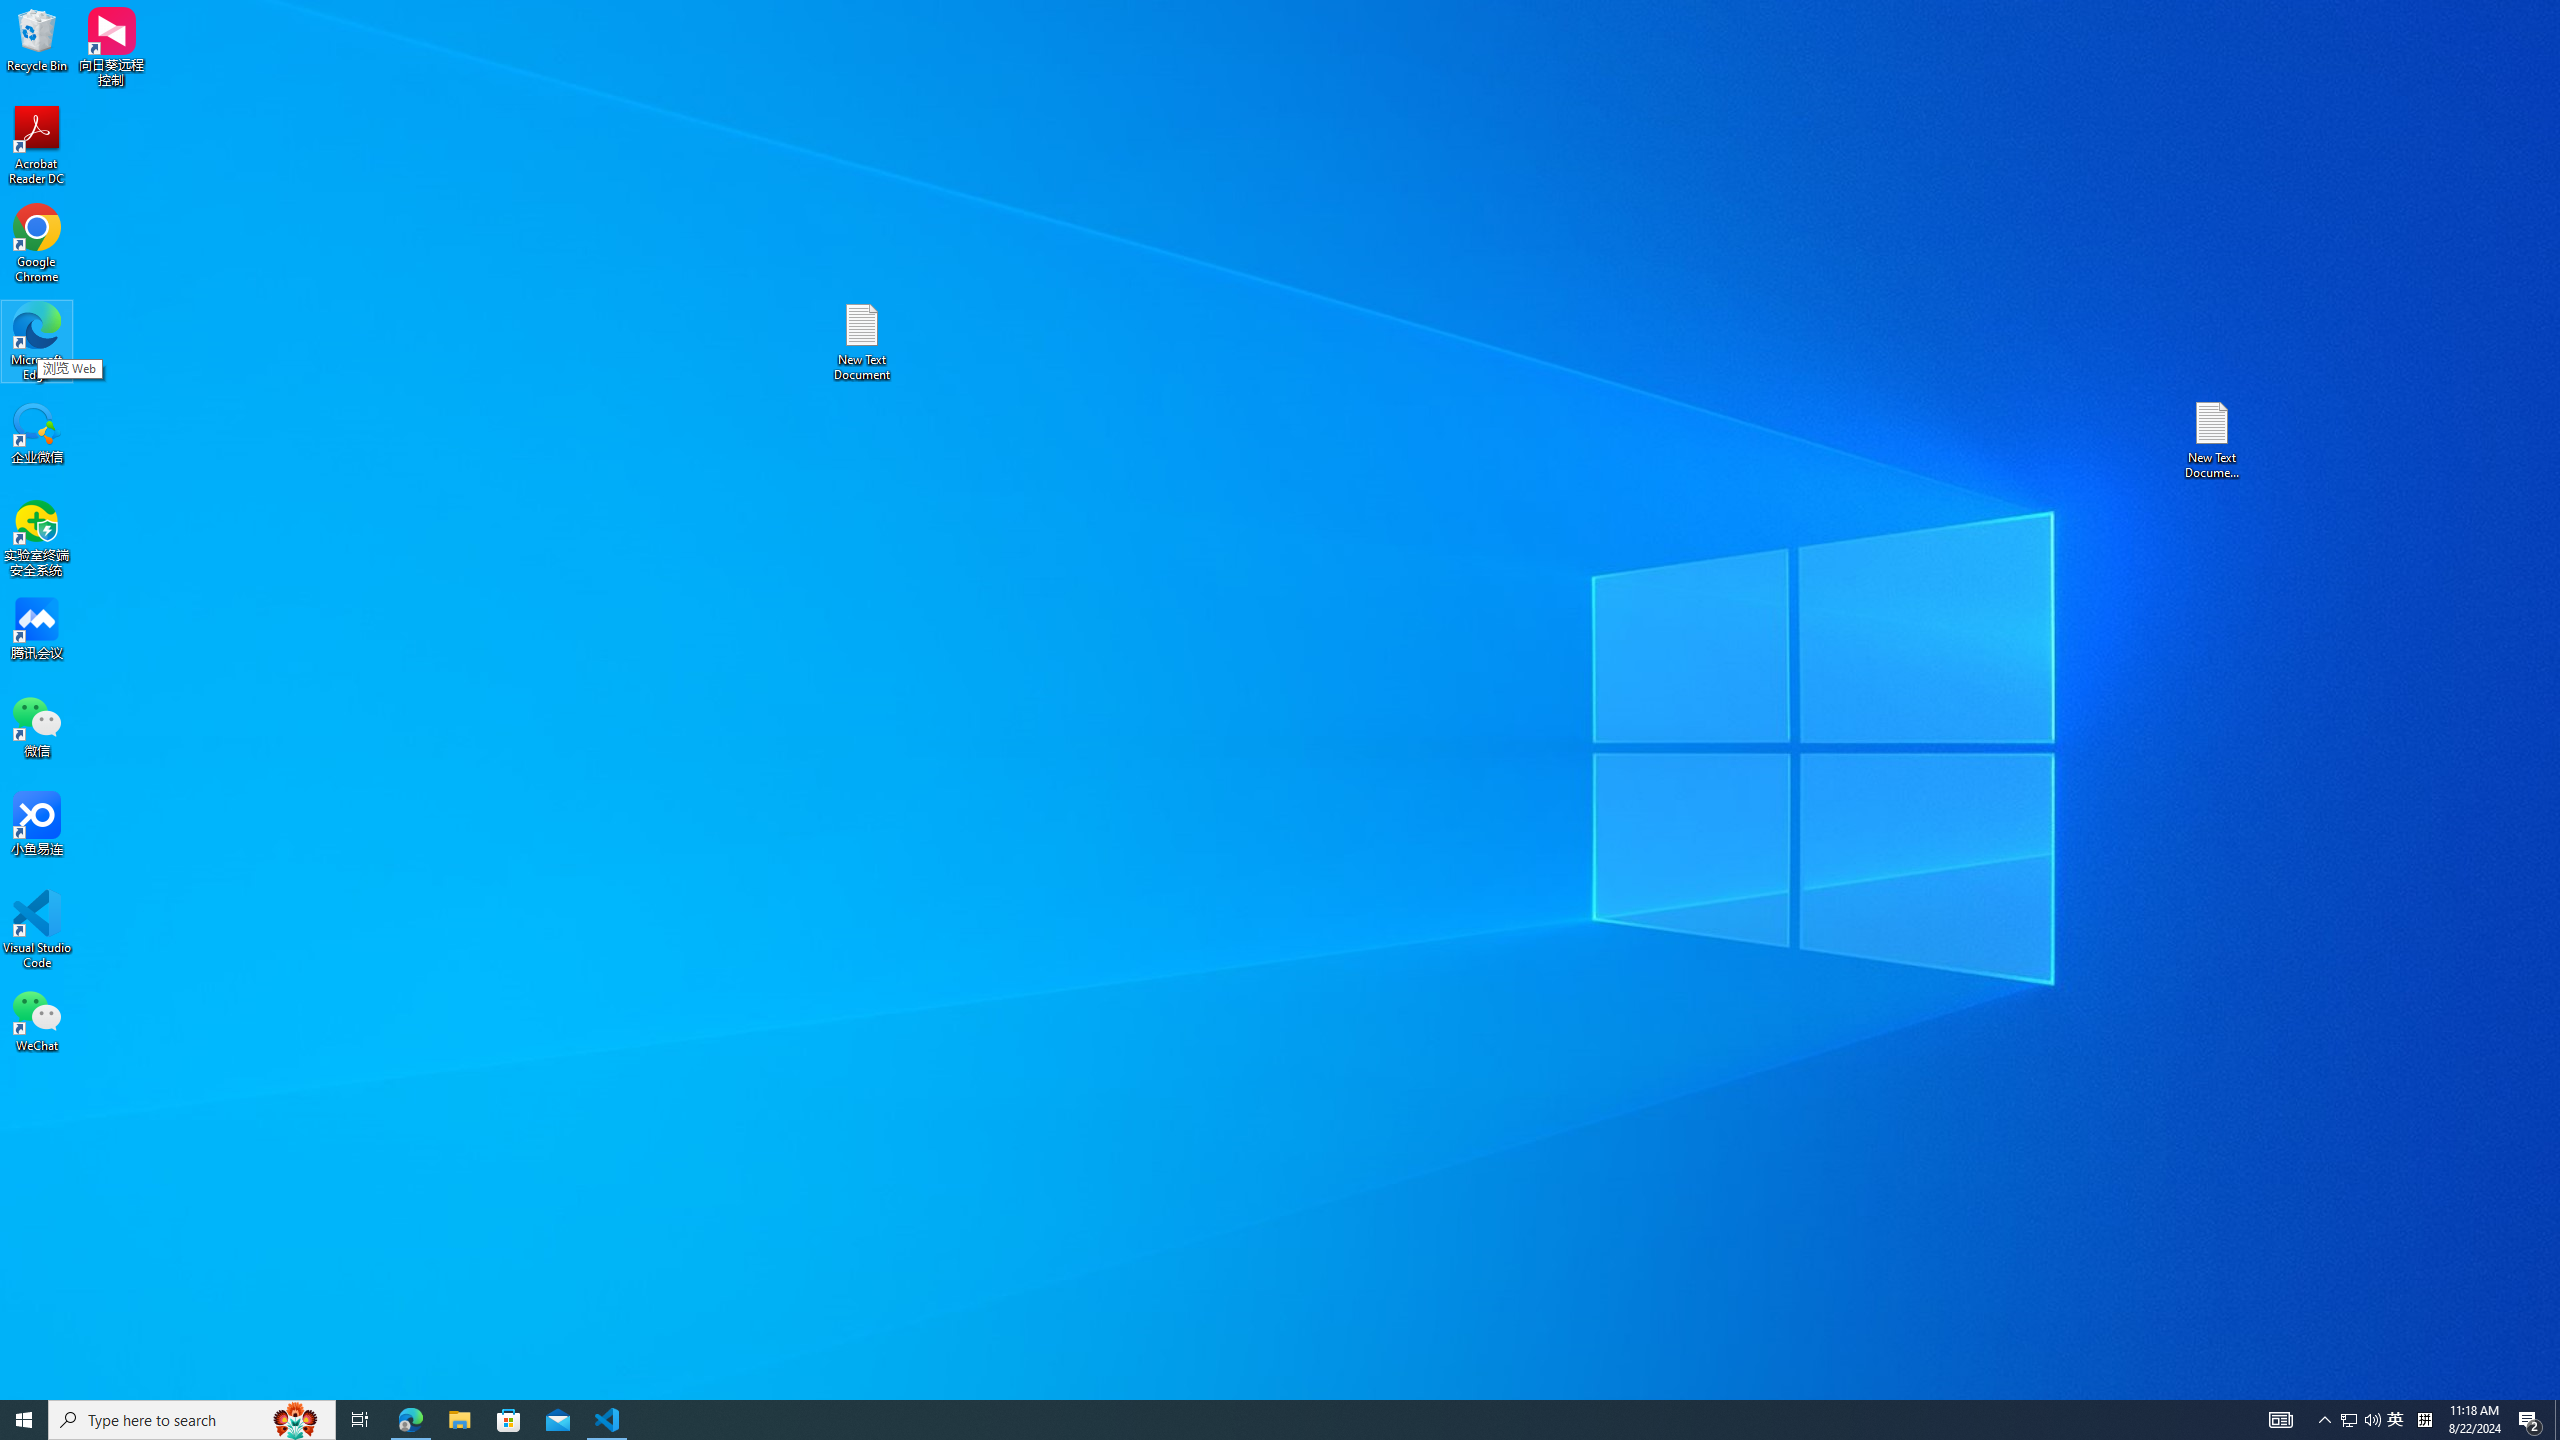 This screenshot has height=1440, width=2560. What do you see at coordinates (458, 1418) in the screenshot?
I see `'File Explorer'` at bounding box center [458, 1418].